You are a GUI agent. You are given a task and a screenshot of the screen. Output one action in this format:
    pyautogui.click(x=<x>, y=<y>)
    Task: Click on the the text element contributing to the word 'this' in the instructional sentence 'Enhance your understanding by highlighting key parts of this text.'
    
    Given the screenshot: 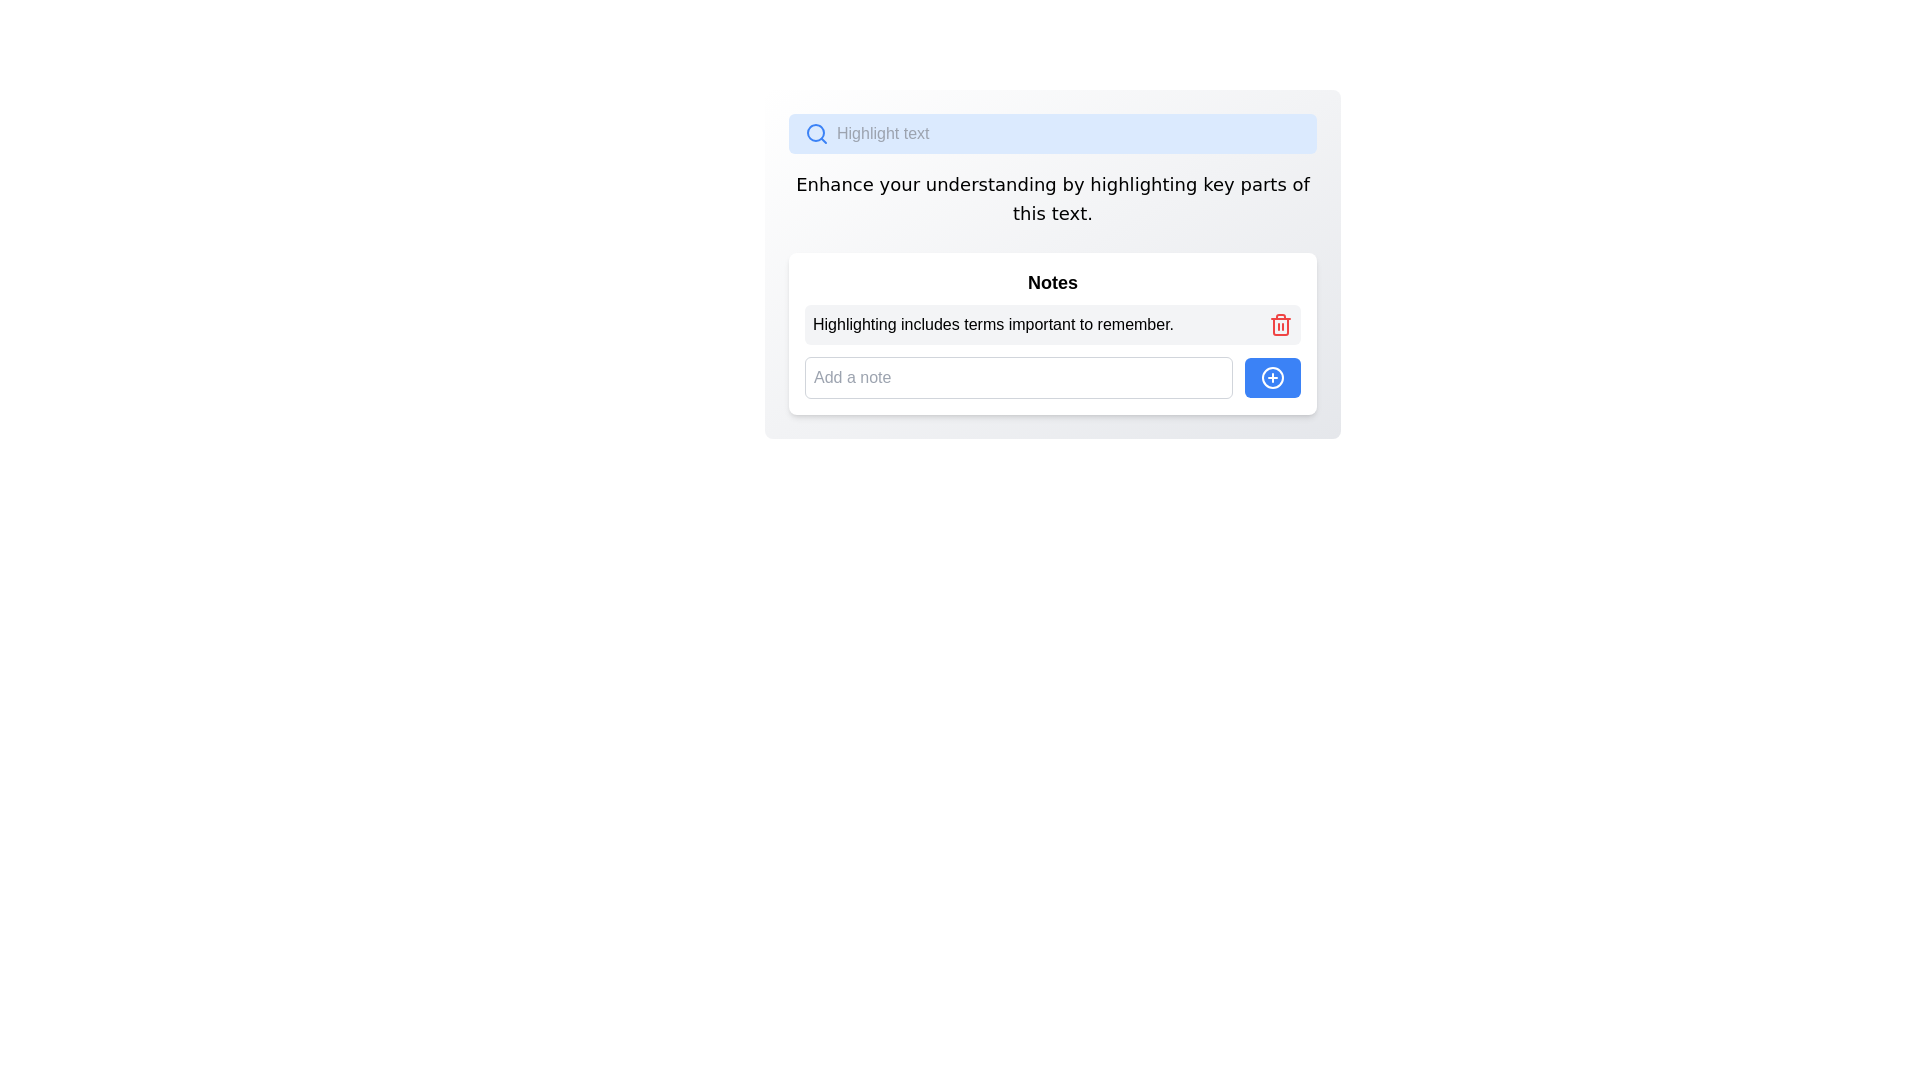 What is the action you would take?
    pyautogui.click(x=1034, y=213)
    